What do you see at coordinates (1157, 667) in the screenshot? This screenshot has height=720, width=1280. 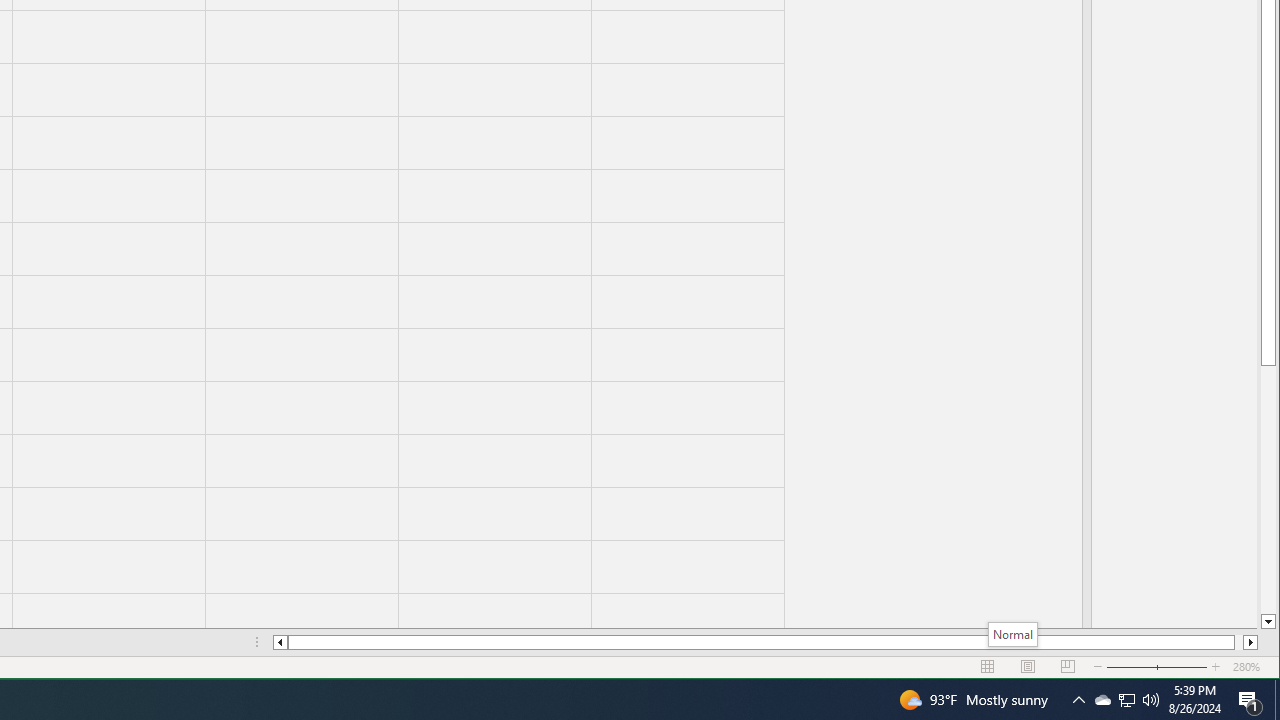 I see `'Zoom'` at bounding box center [1157, 667].